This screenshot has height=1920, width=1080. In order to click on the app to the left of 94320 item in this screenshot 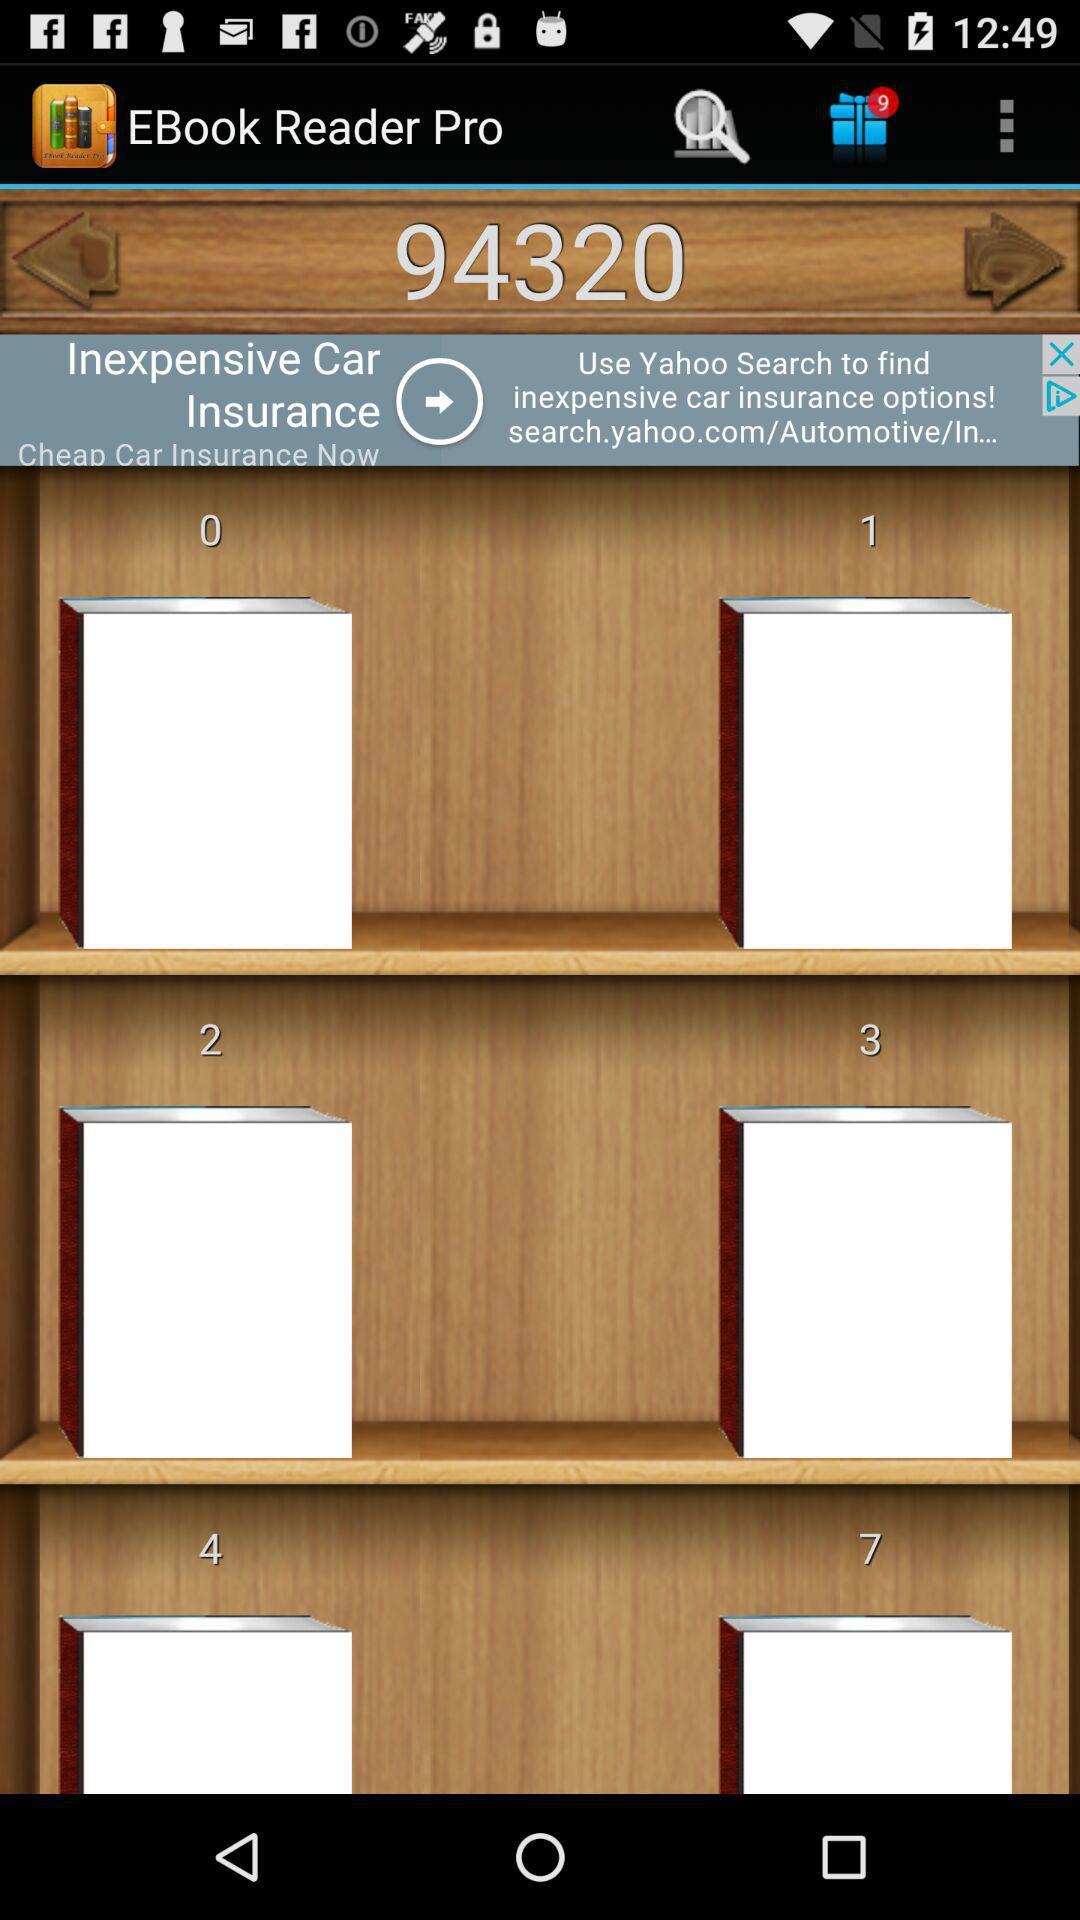, I will do `click(61, 260)`.